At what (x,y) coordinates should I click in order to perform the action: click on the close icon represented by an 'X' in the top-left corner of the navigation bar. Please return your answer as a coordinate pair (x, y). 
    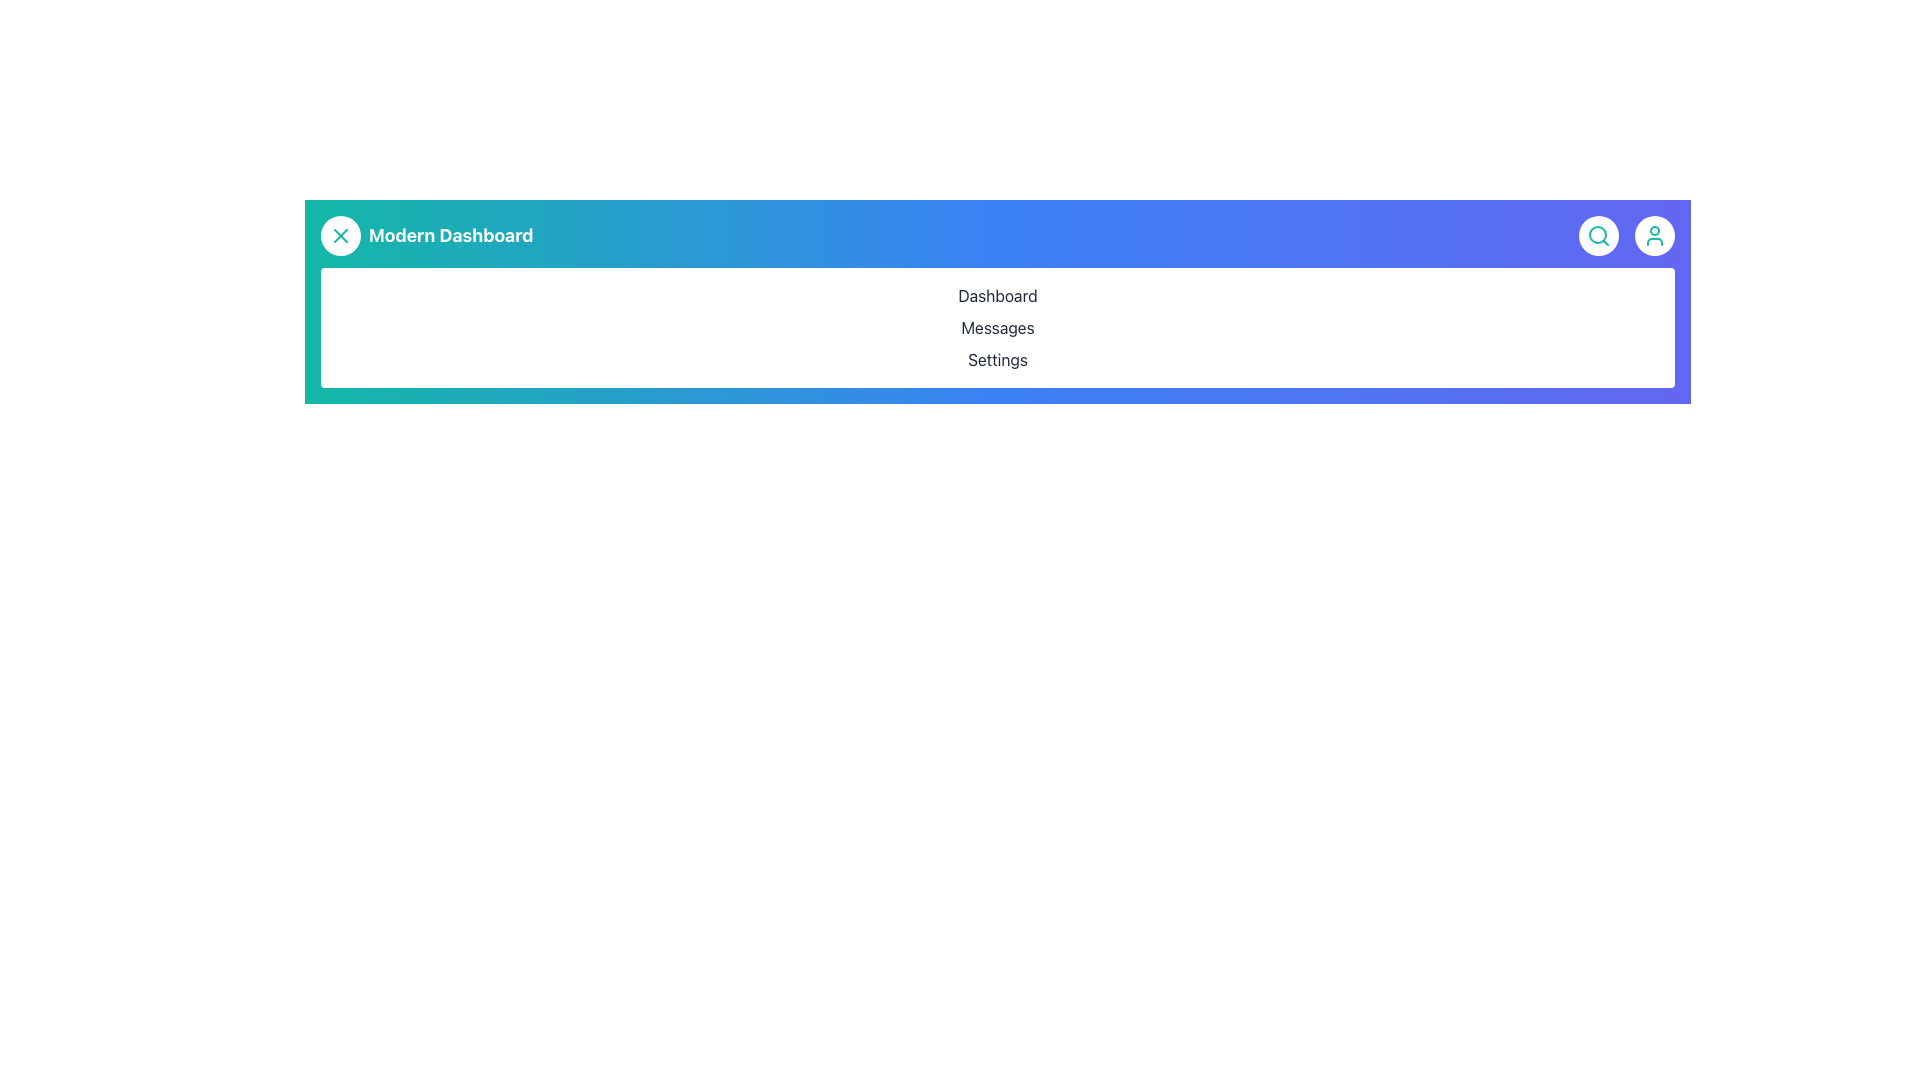
    Looking at the image, I should click on (340, 234).